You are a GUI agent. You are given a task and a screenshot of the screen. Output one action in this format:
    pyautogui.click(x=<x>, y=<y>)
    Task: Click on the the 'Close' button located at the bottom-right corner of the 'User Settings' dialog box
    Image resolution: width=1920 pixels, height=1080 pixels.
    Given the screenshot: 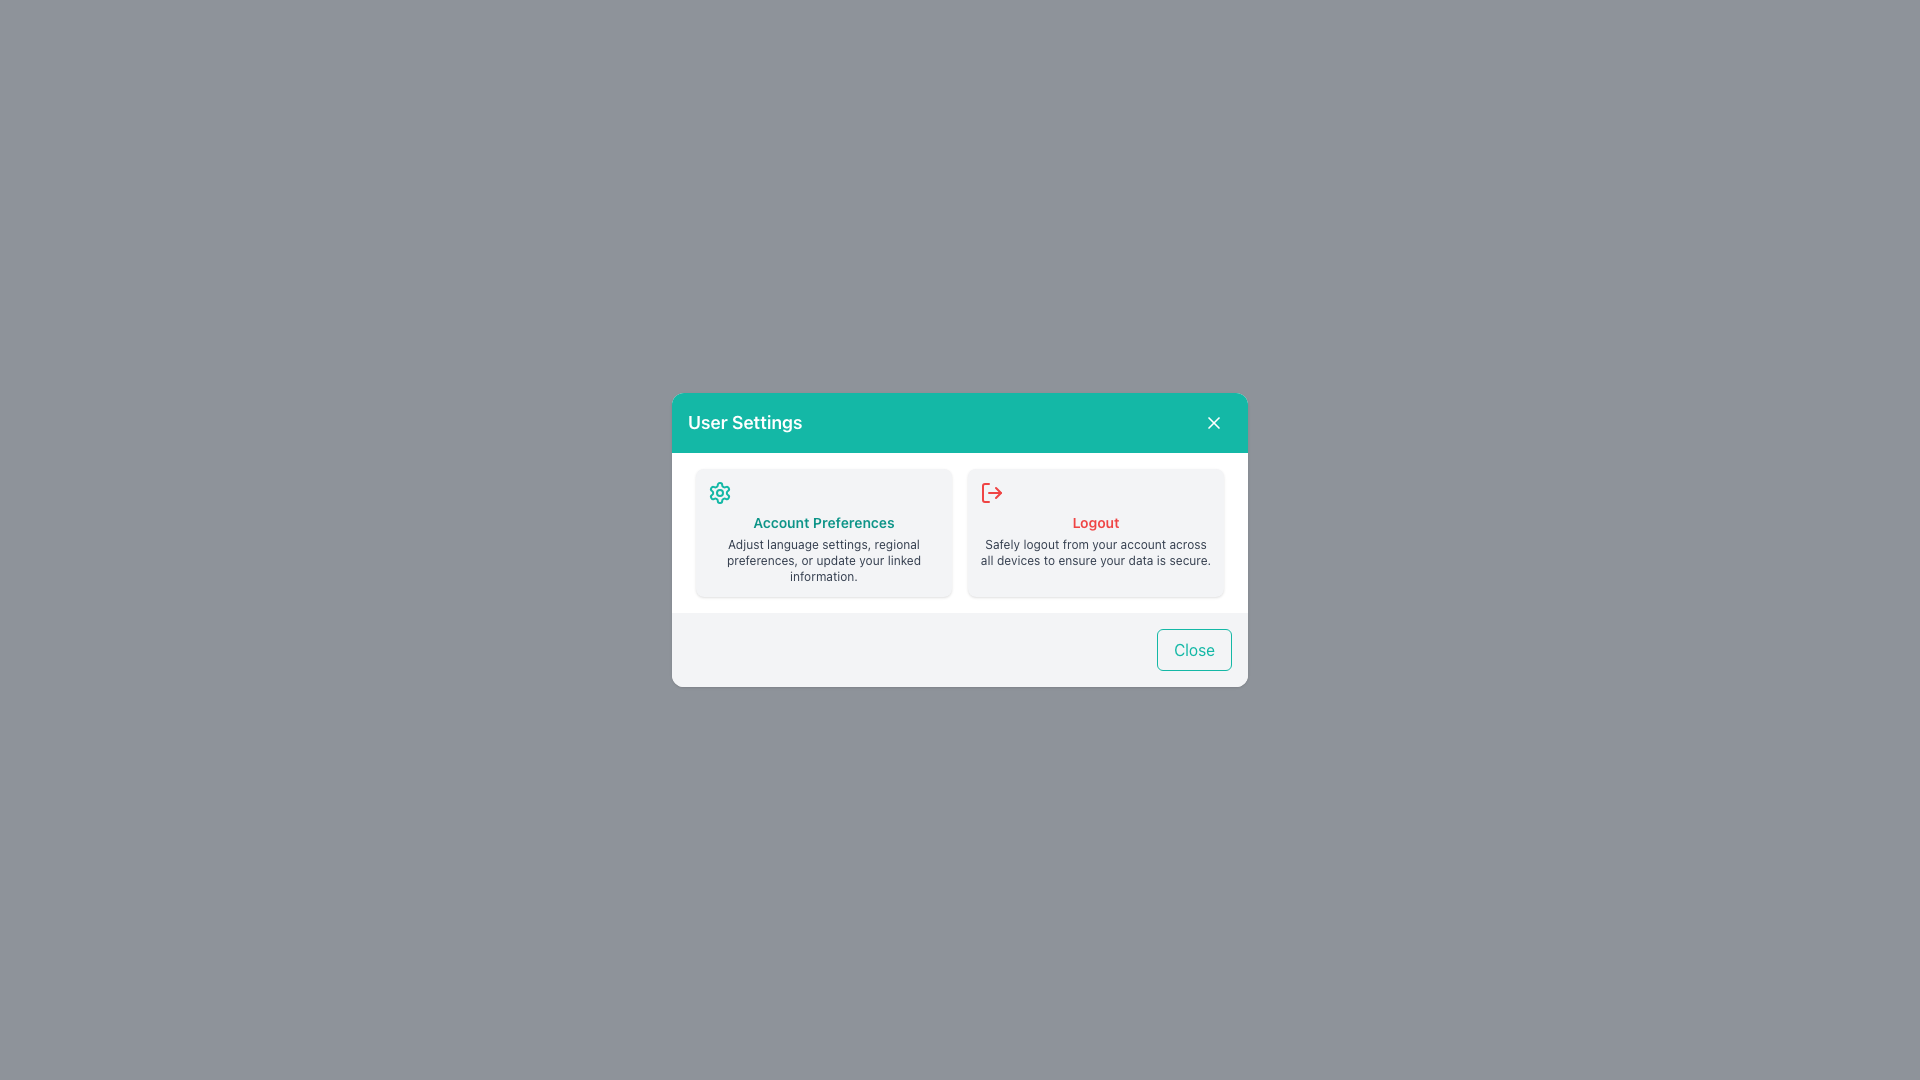 What is the action you would take?
    pyautogui.click(x=1194, y=650)
    